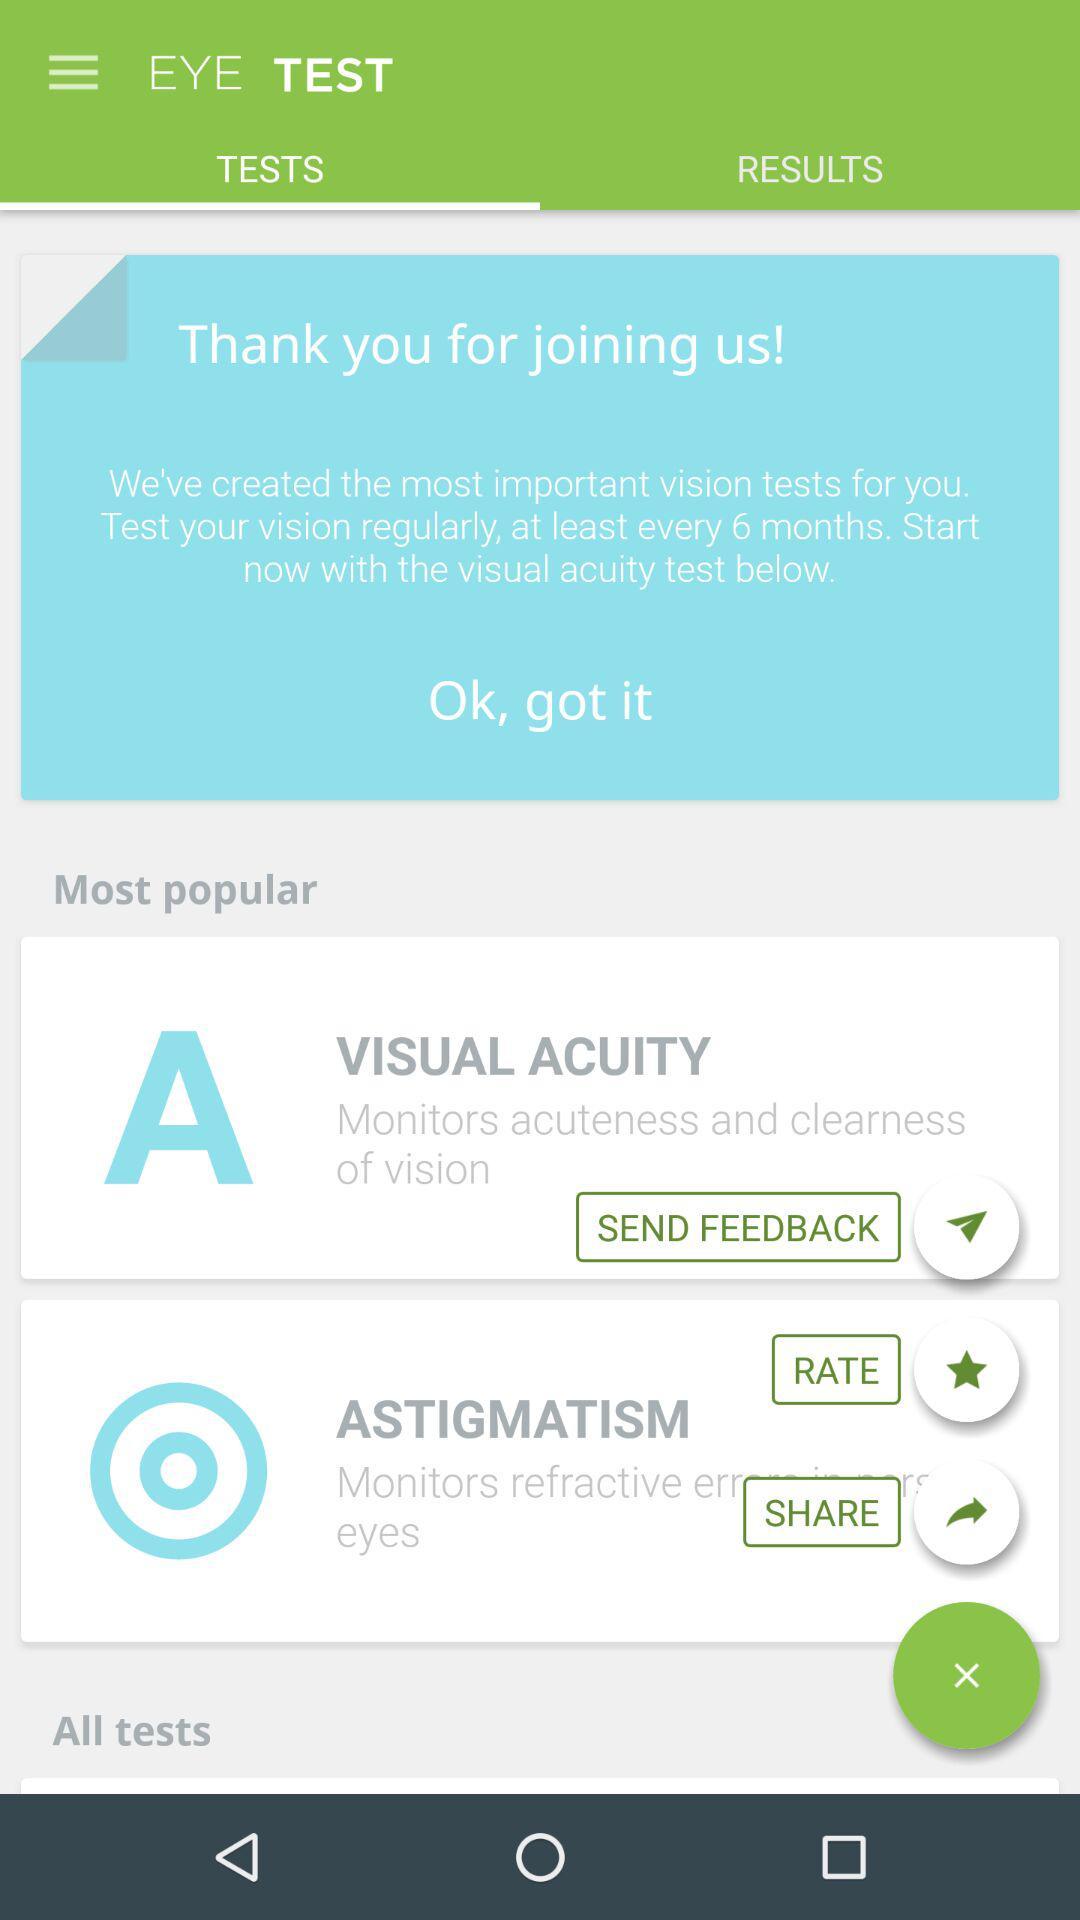 Image resolution: width=1080 pixels, height=1920 pixels. I want to click on the item to the right of rate icon, so click(965, 1368).